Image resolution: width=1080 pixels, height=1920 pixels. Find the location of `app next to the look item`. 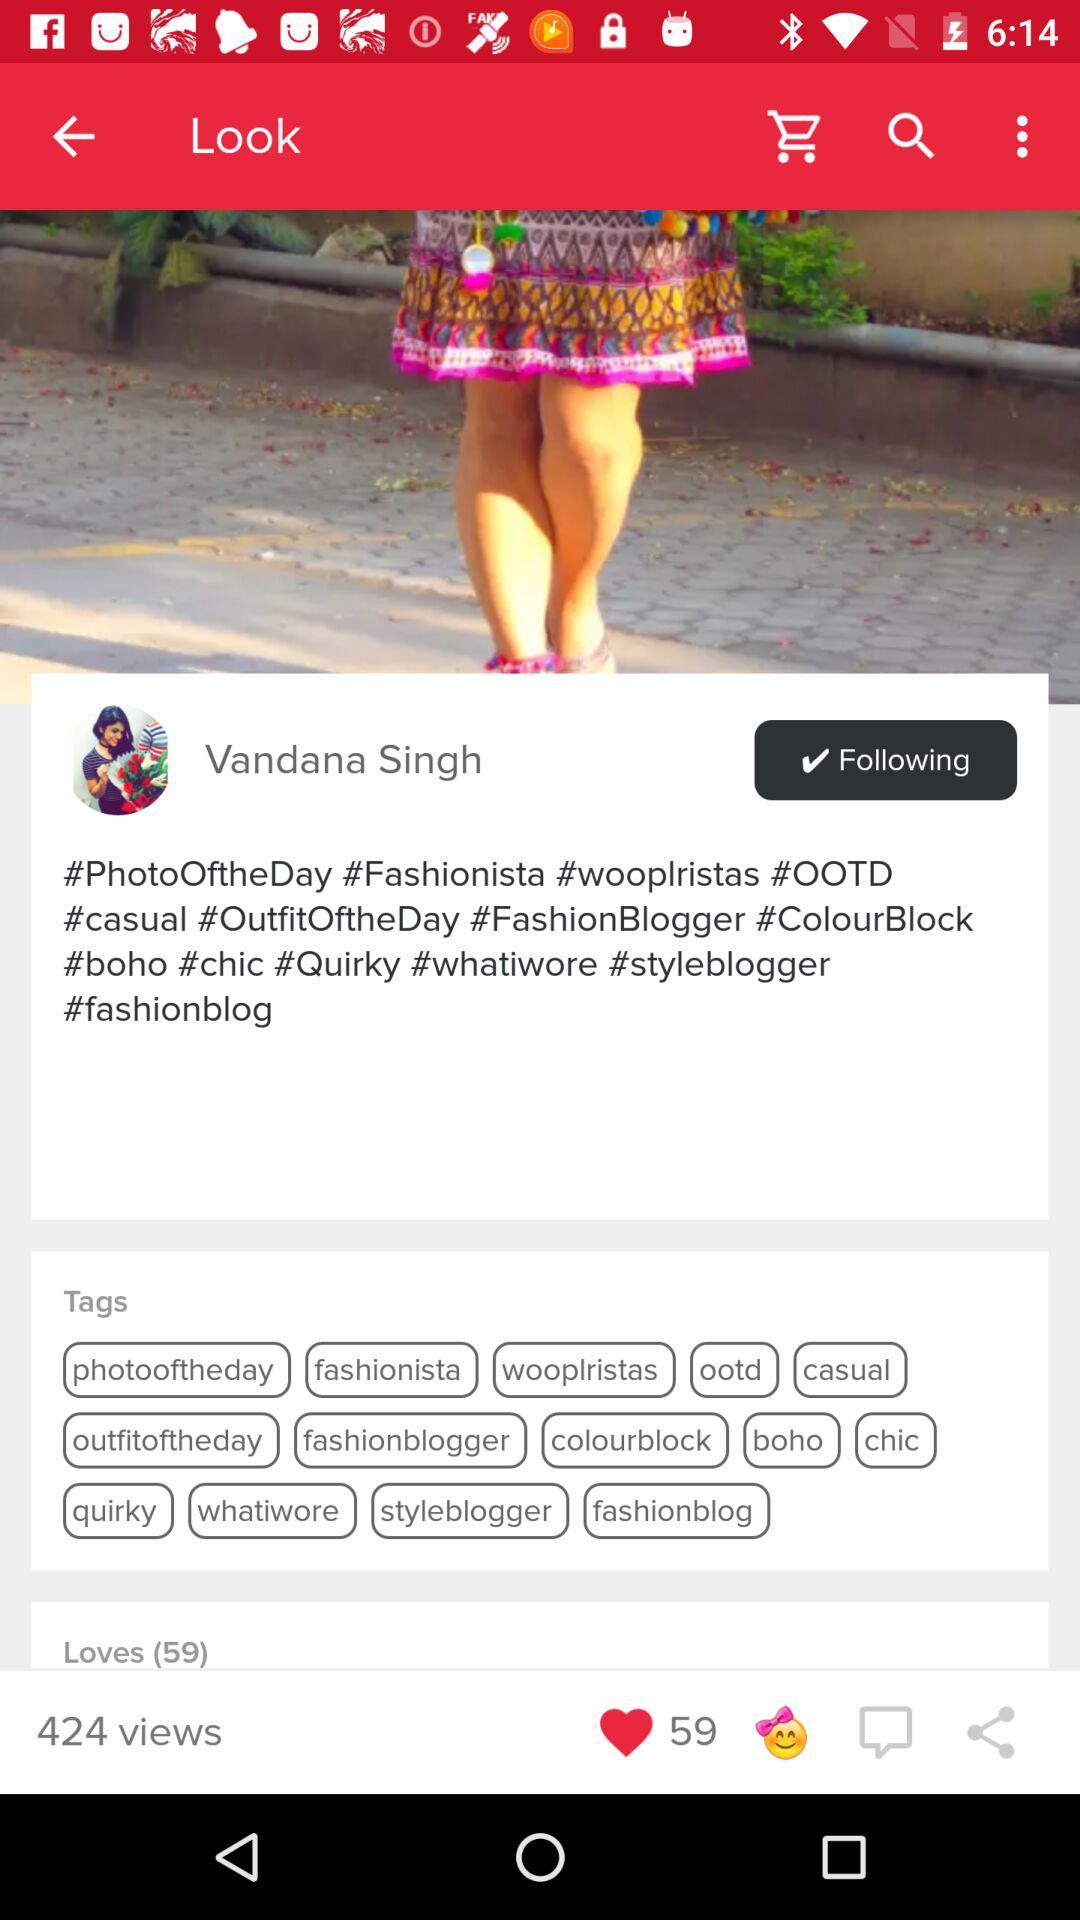

app next to the look item is located at coordinates (72, 135).